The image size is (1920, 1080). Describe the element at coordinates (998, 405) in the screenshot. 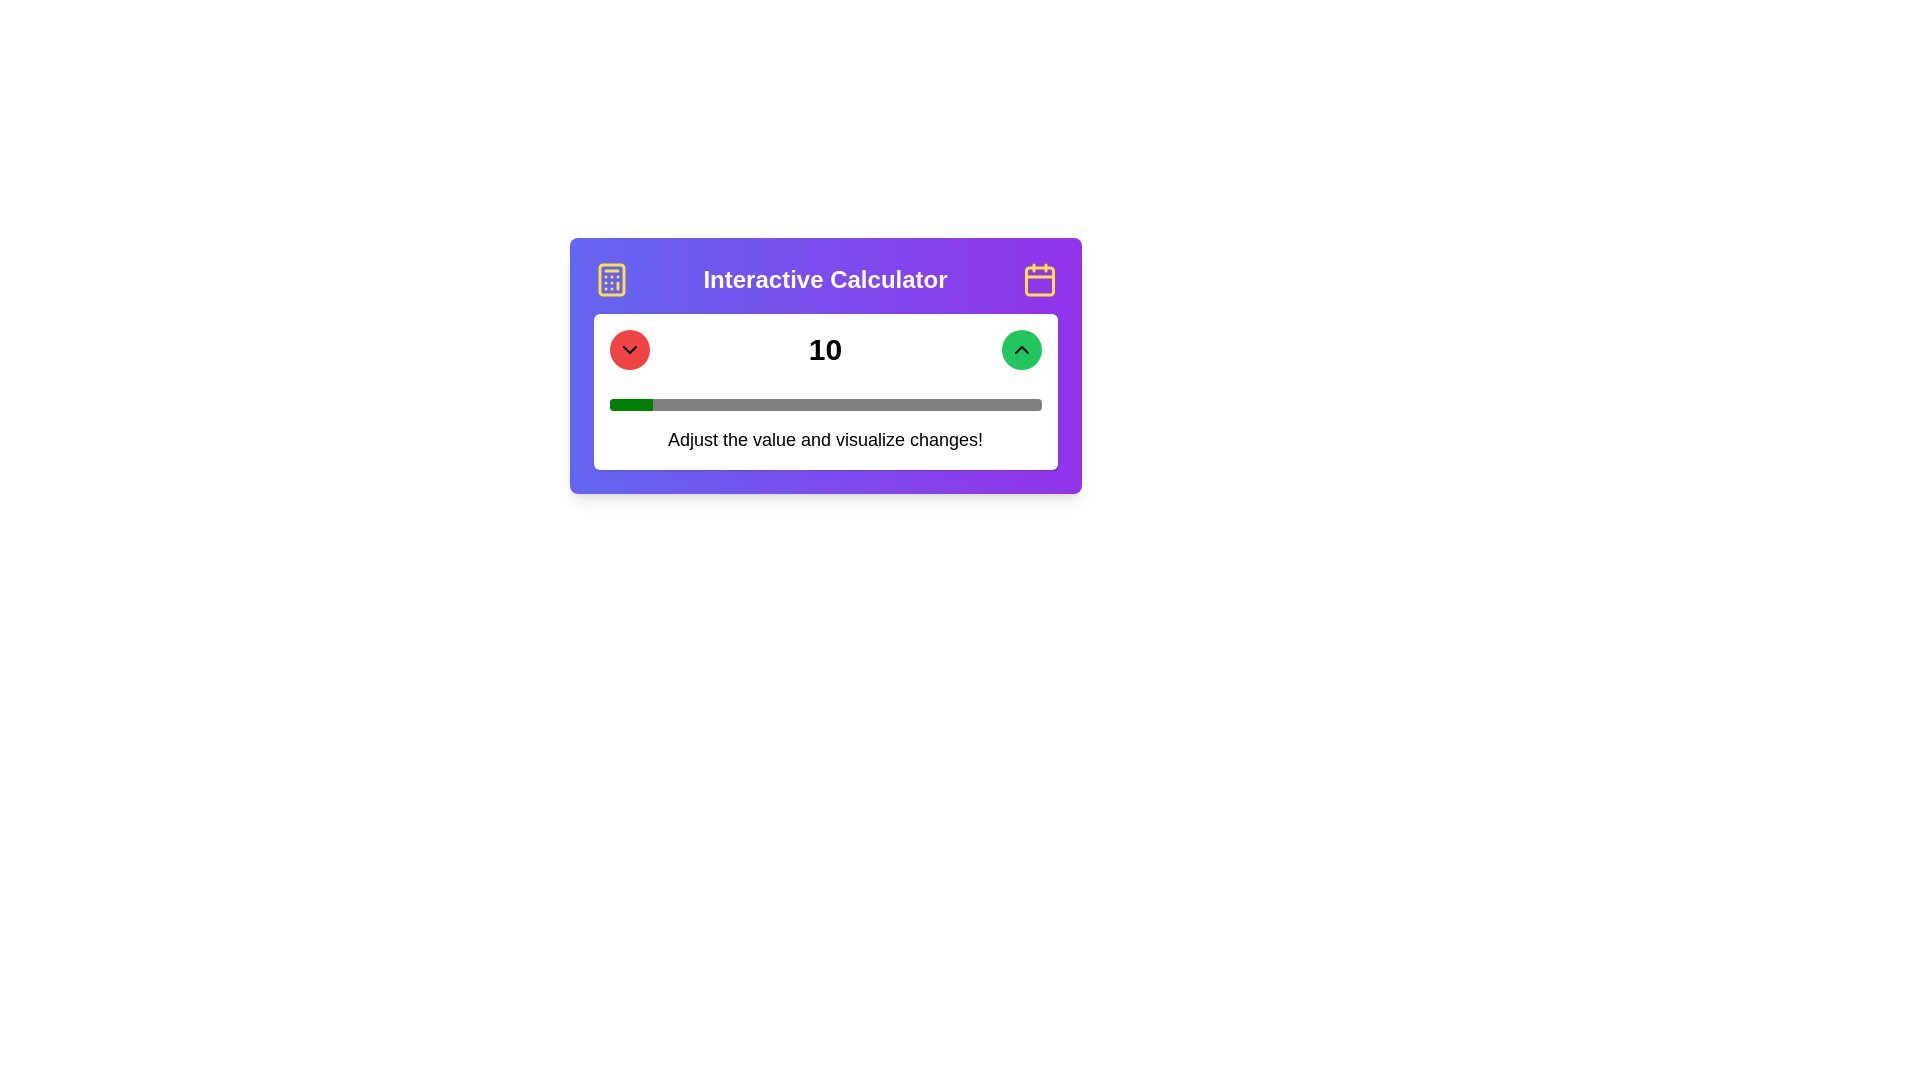

I see `the slider value` at that location.